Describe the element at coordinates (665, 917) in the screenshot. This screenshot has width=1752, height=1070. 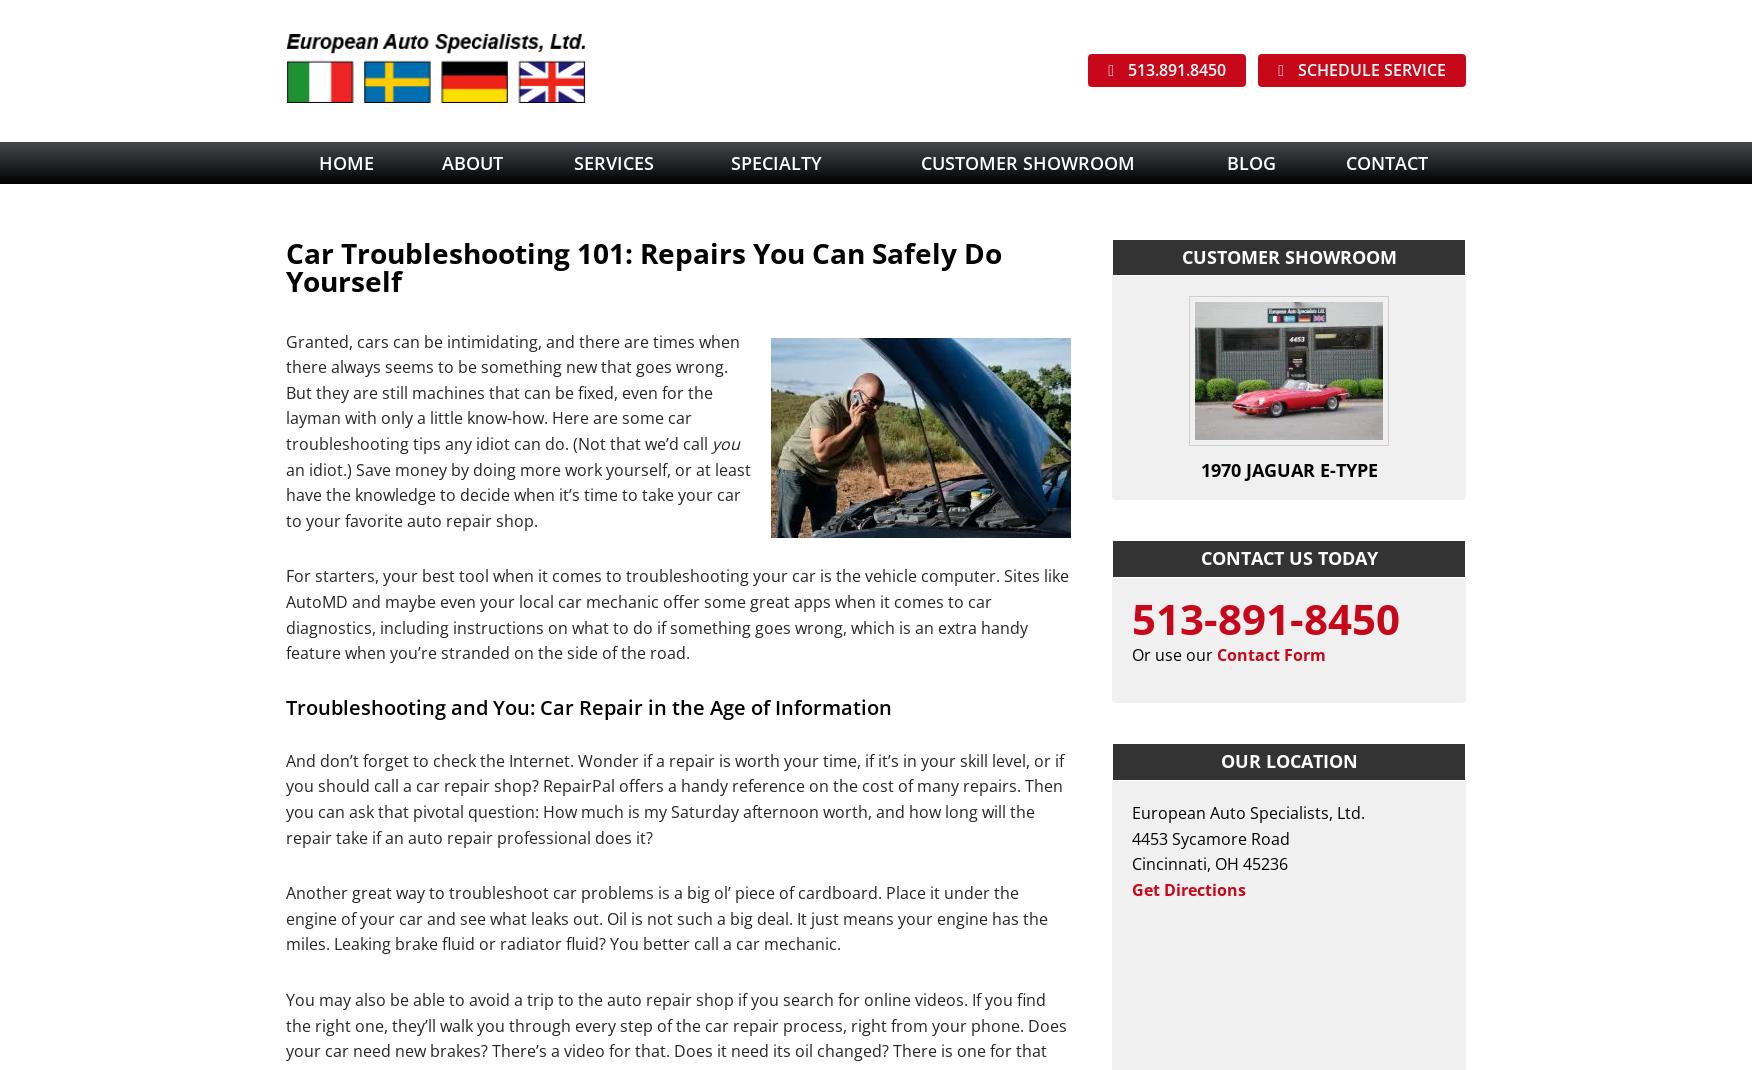
I see `'Another great way to troubleshoot car problems is a big ol’ piece of cardboard. Place it under the engine of your car and see what leaks out. Oil is not such a big deal. It just means your engine has the miles. Leaking brake fluid or radiator fluid? You better call a car mechanic.'` at that location.